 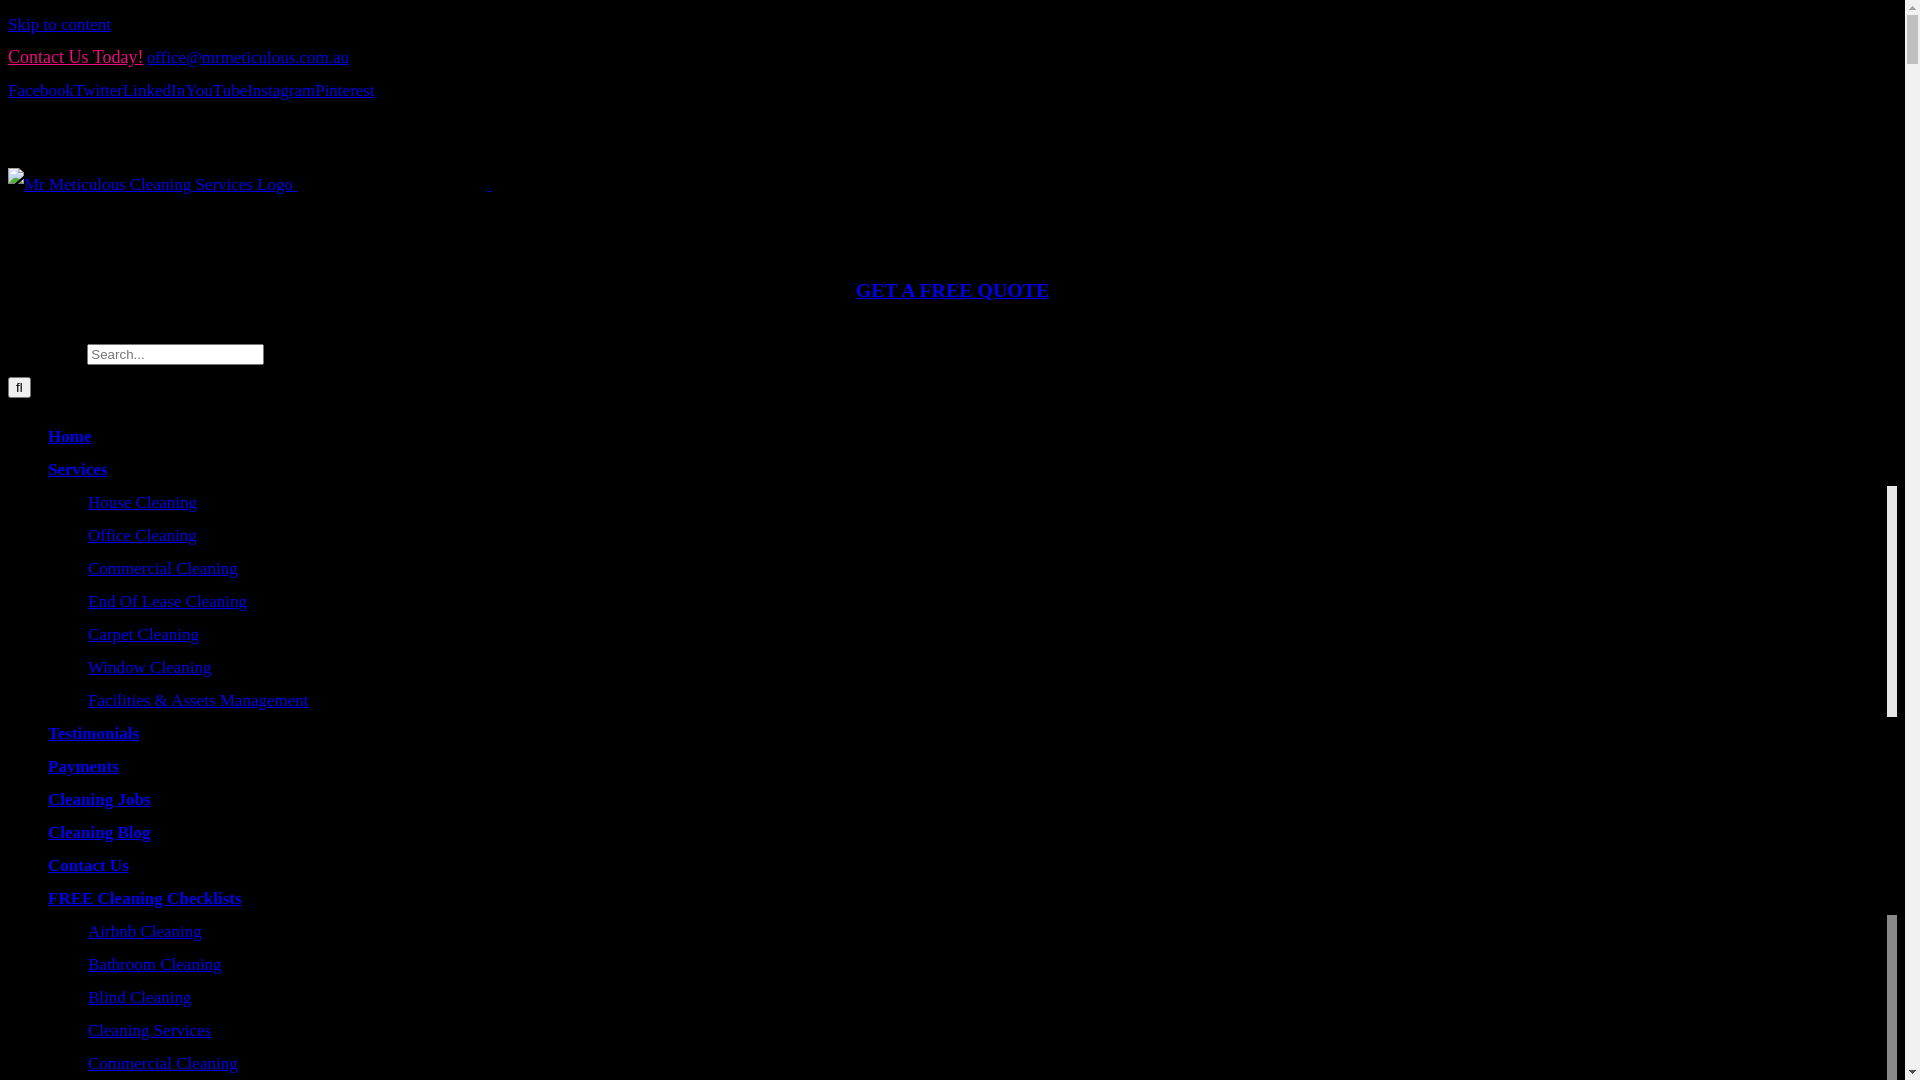 What do you see at coordinates (148, 667) in the screenshot?
I see `'Window Cleaning'` at bounding box center [148, 667].